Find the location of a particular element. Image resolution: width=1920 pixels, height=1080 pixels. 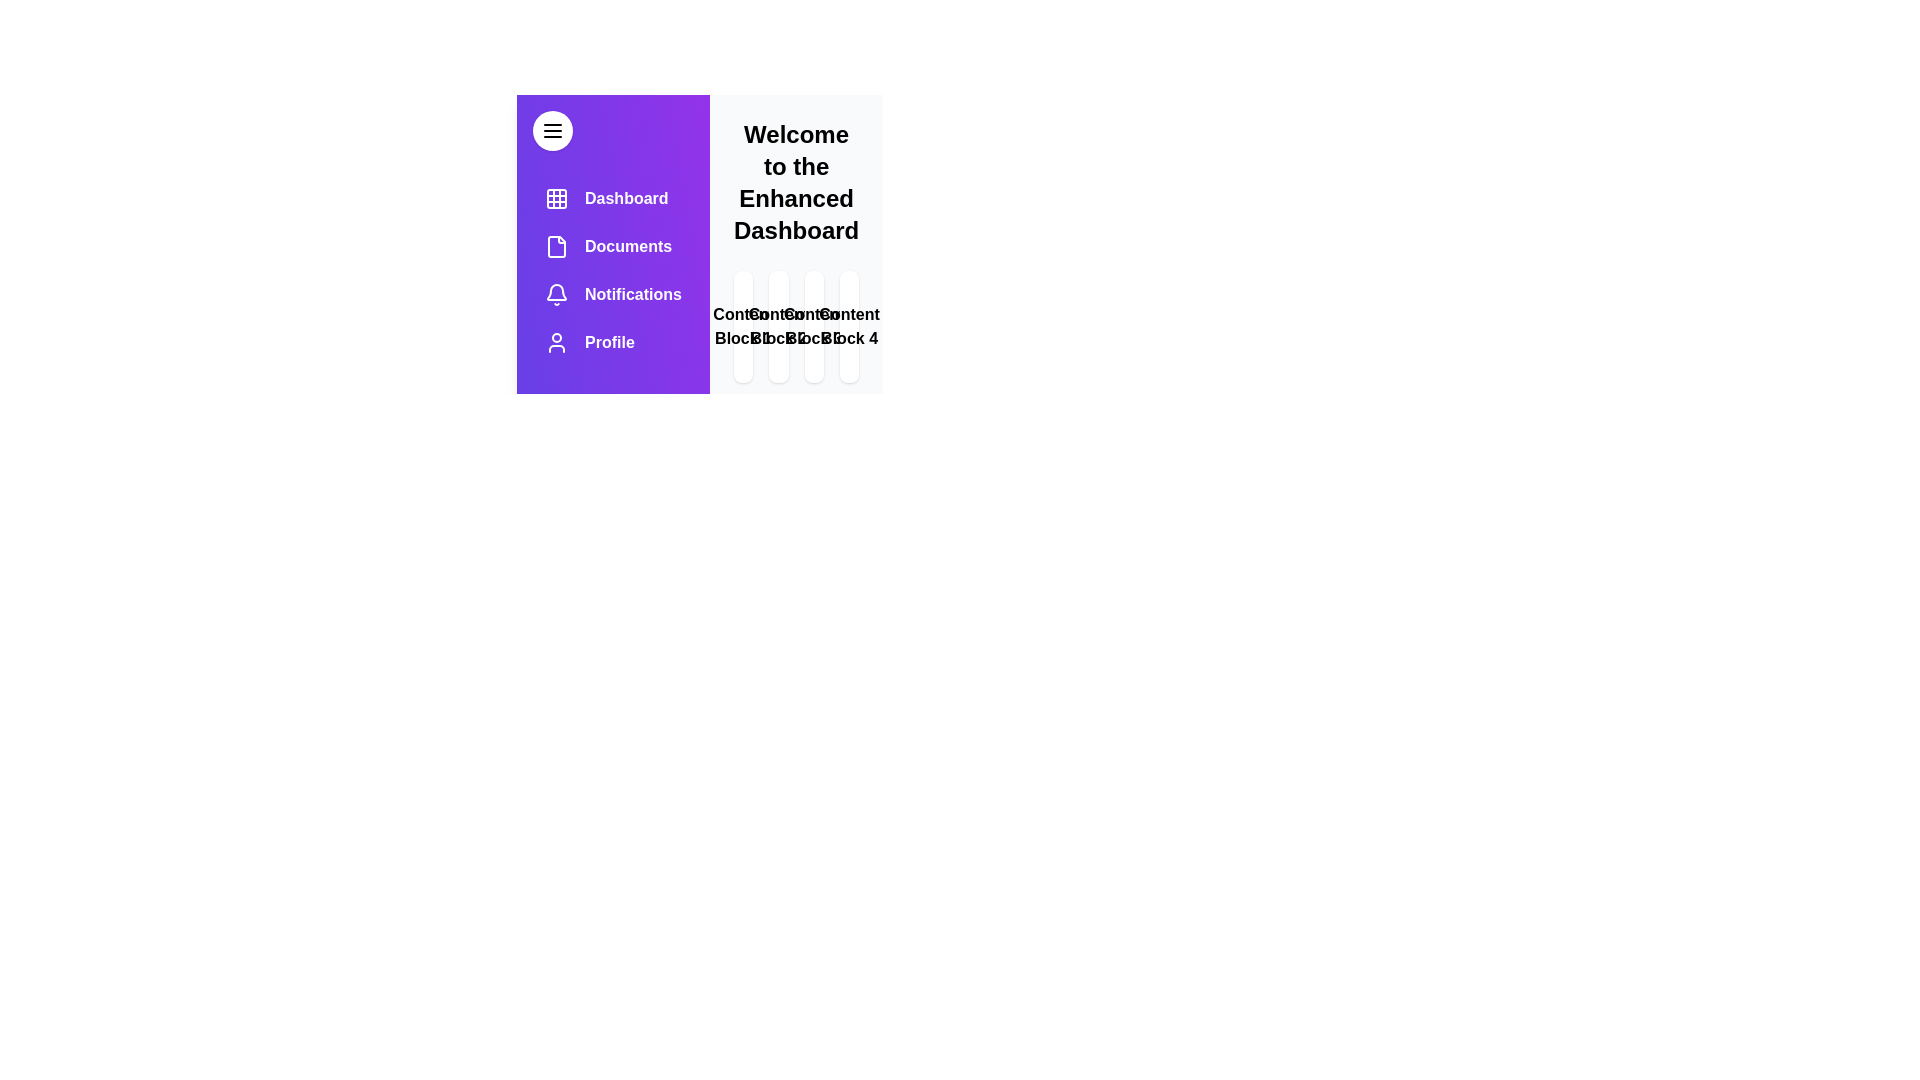

the menu item labeled Dashboard is located at coordinates (612, 199).